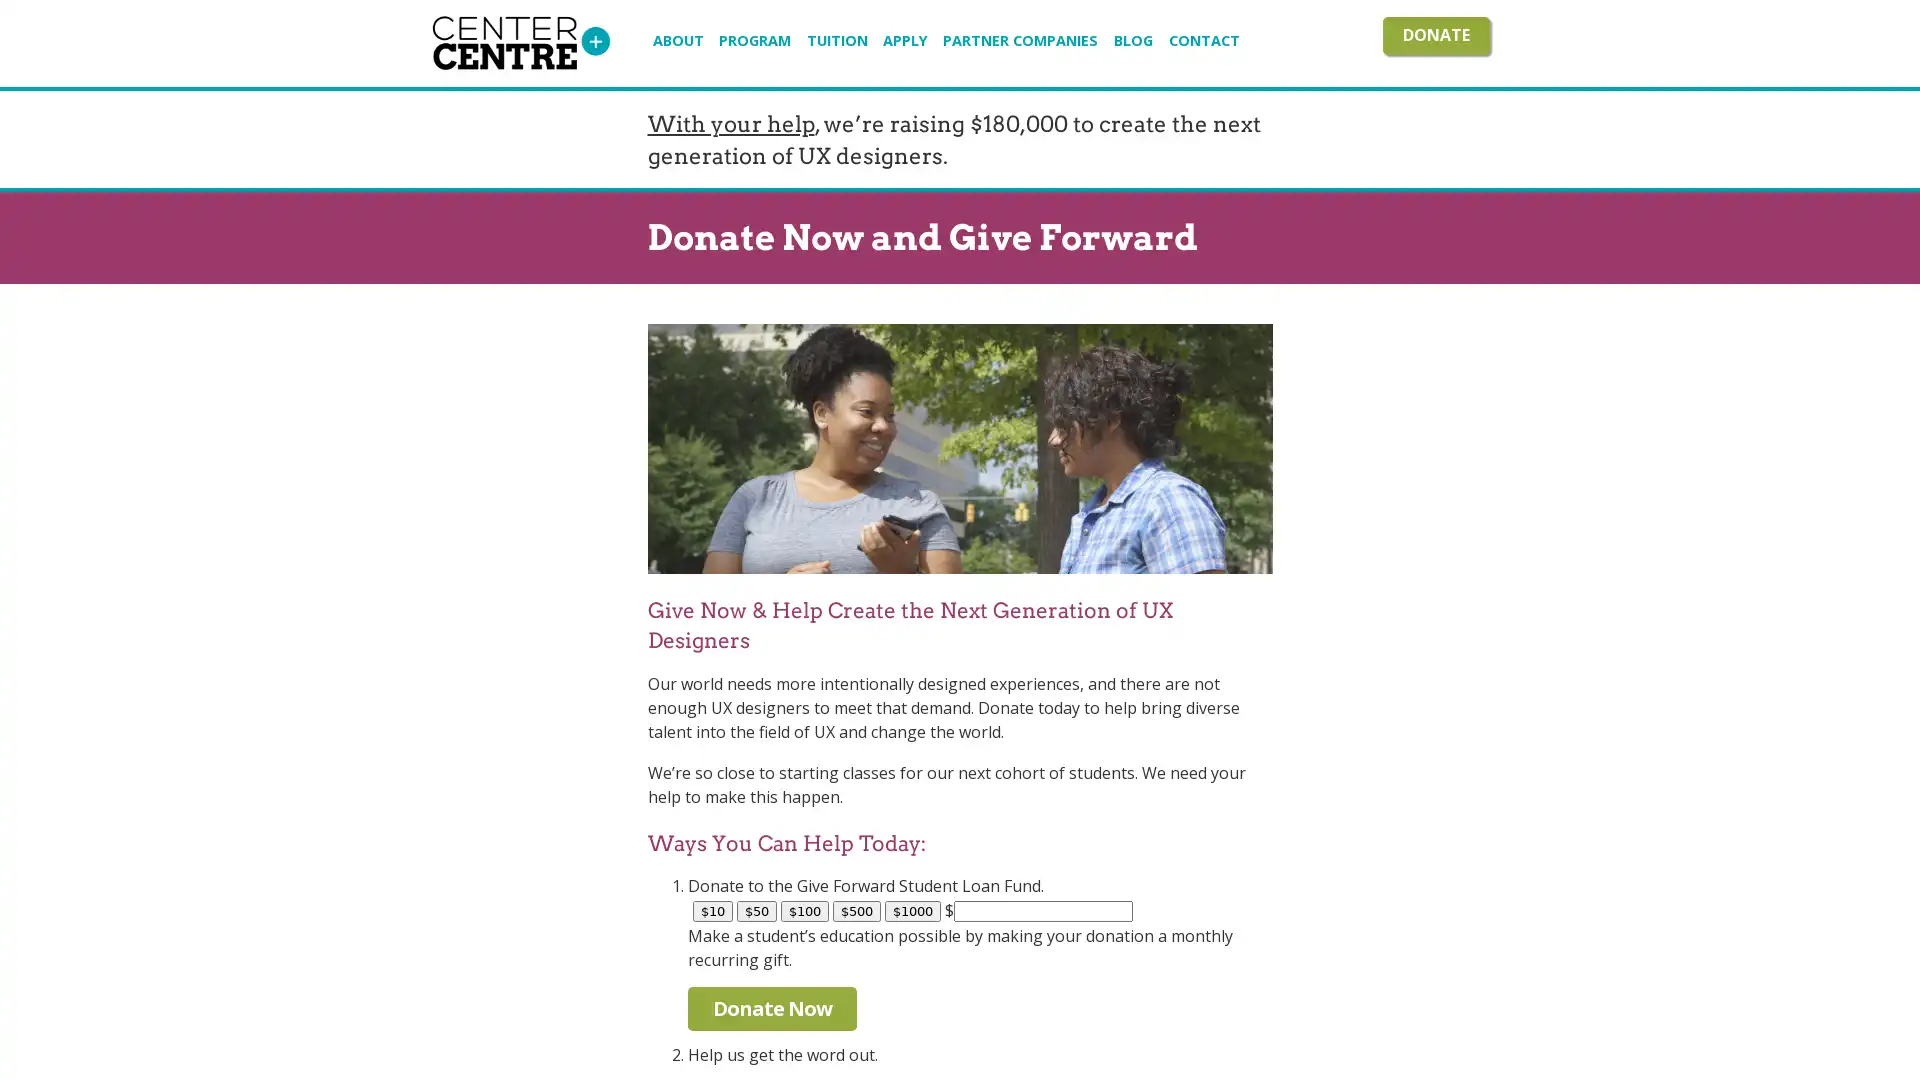 This screenshot has height=1080, width=1920. Describe the element at coordinates (804, 910) in the screenshot. I see `$100` at that location.